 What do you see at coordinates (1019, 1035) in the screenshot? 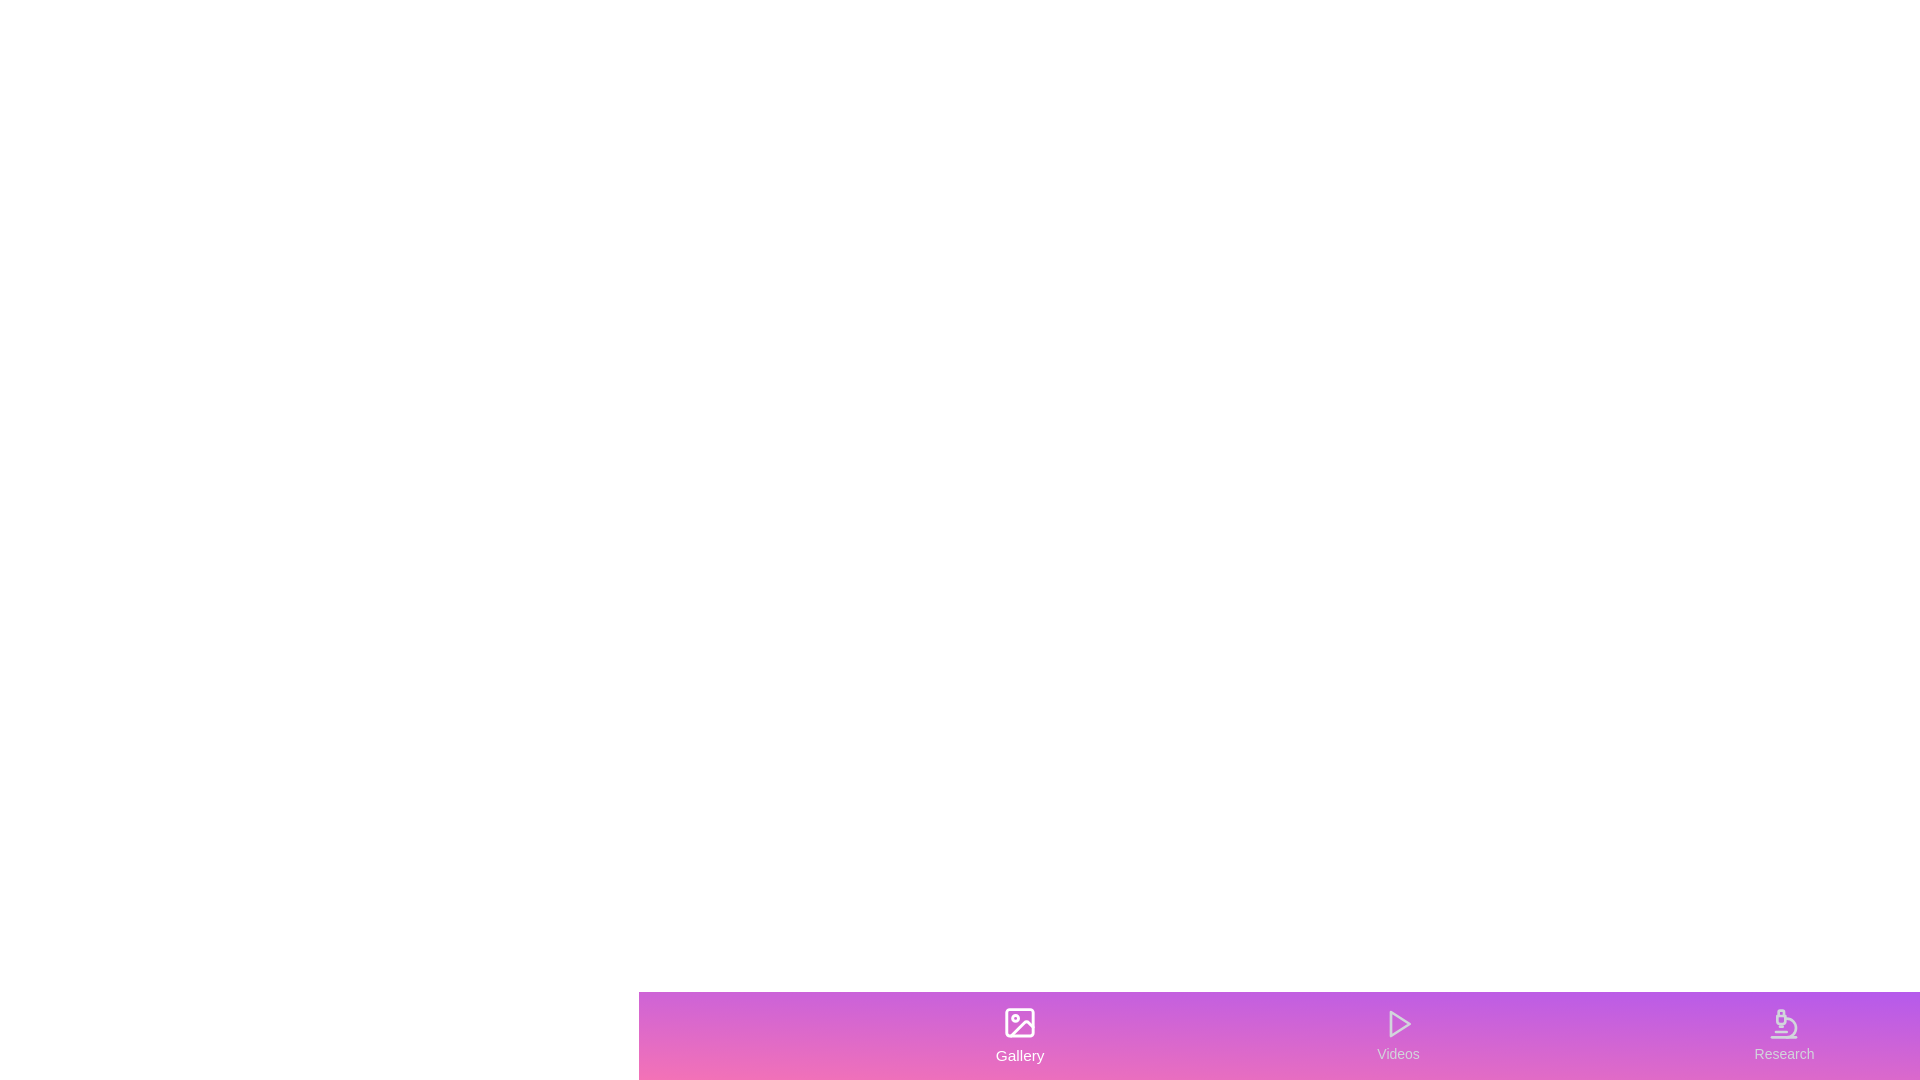
I see `the tab labeled Gallery to observe its hover effect` at bounding box center [1019, 1035].